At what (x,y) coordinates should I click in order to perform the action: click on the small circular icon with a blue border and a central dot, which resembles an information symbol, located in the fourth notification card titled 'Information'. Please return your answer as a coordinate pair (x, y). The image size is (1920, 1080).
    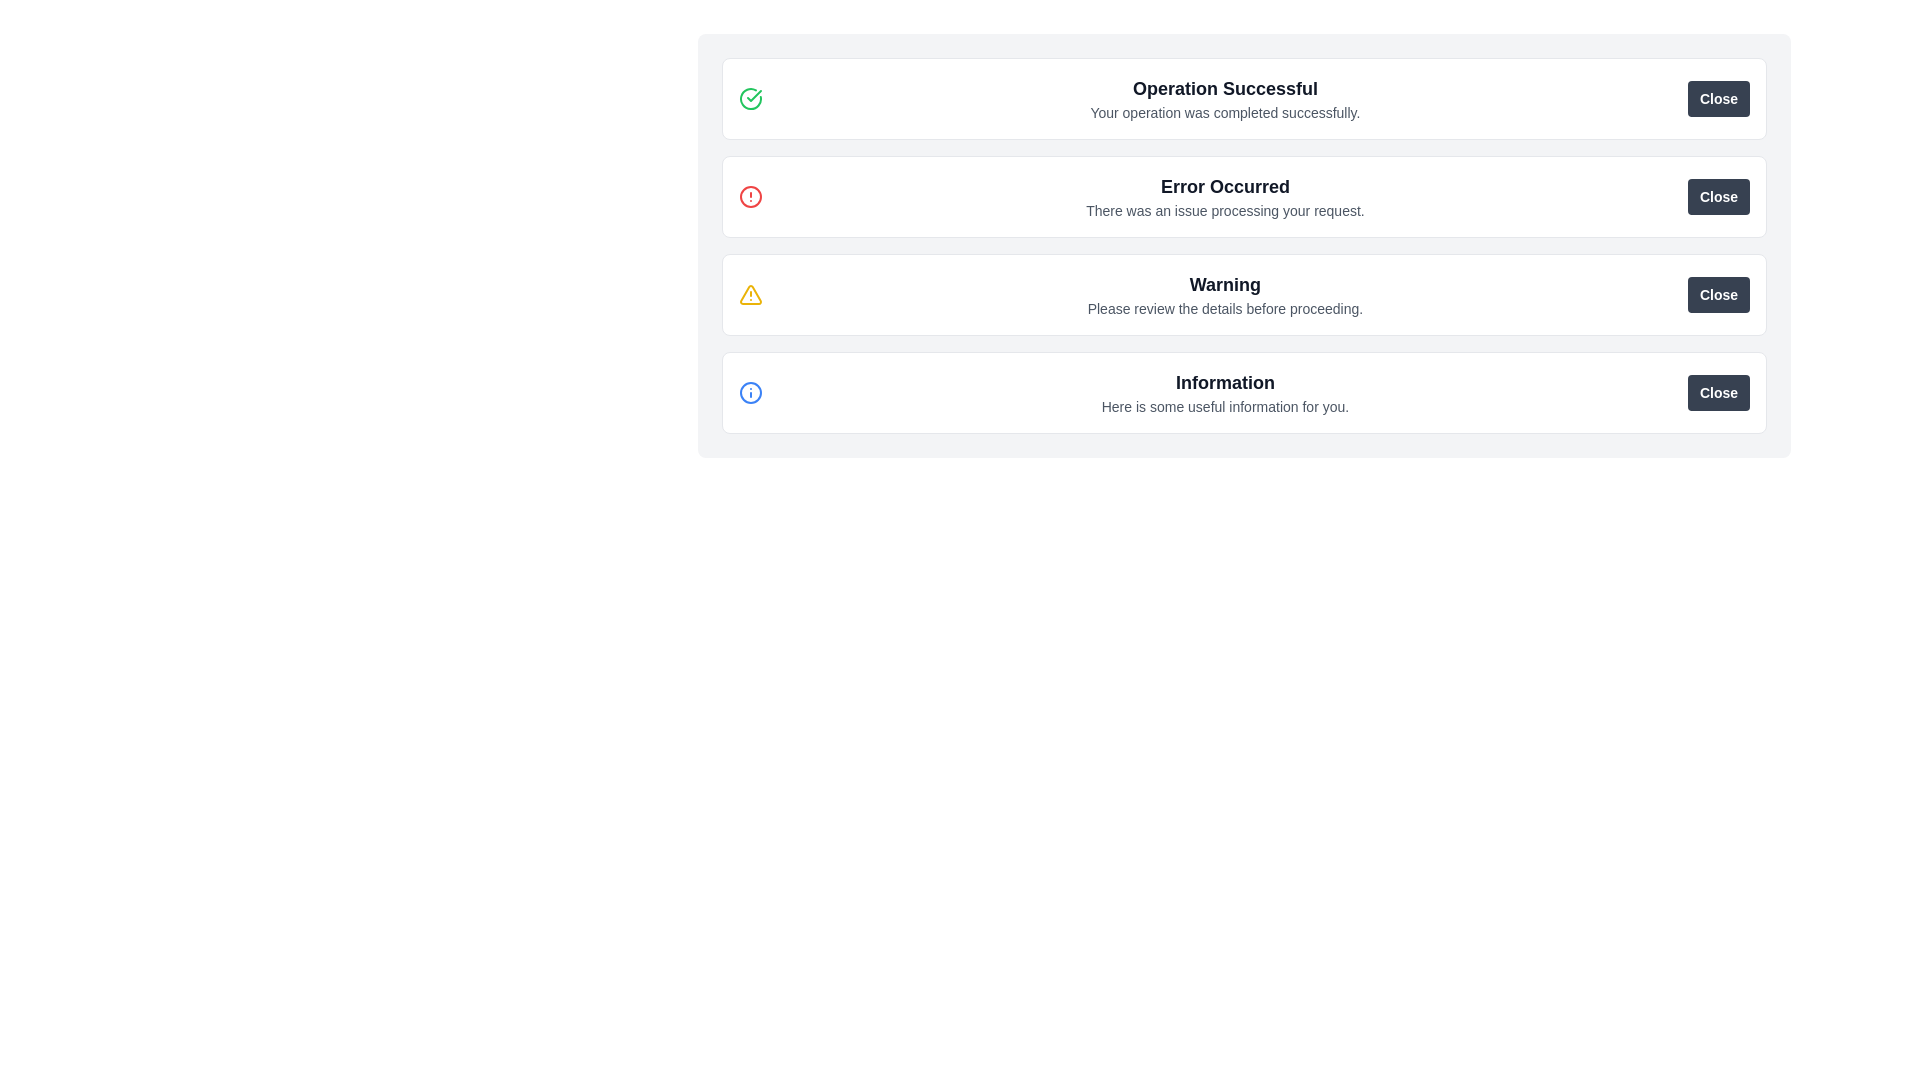
    Looking at the image, I should click on (749, 393).